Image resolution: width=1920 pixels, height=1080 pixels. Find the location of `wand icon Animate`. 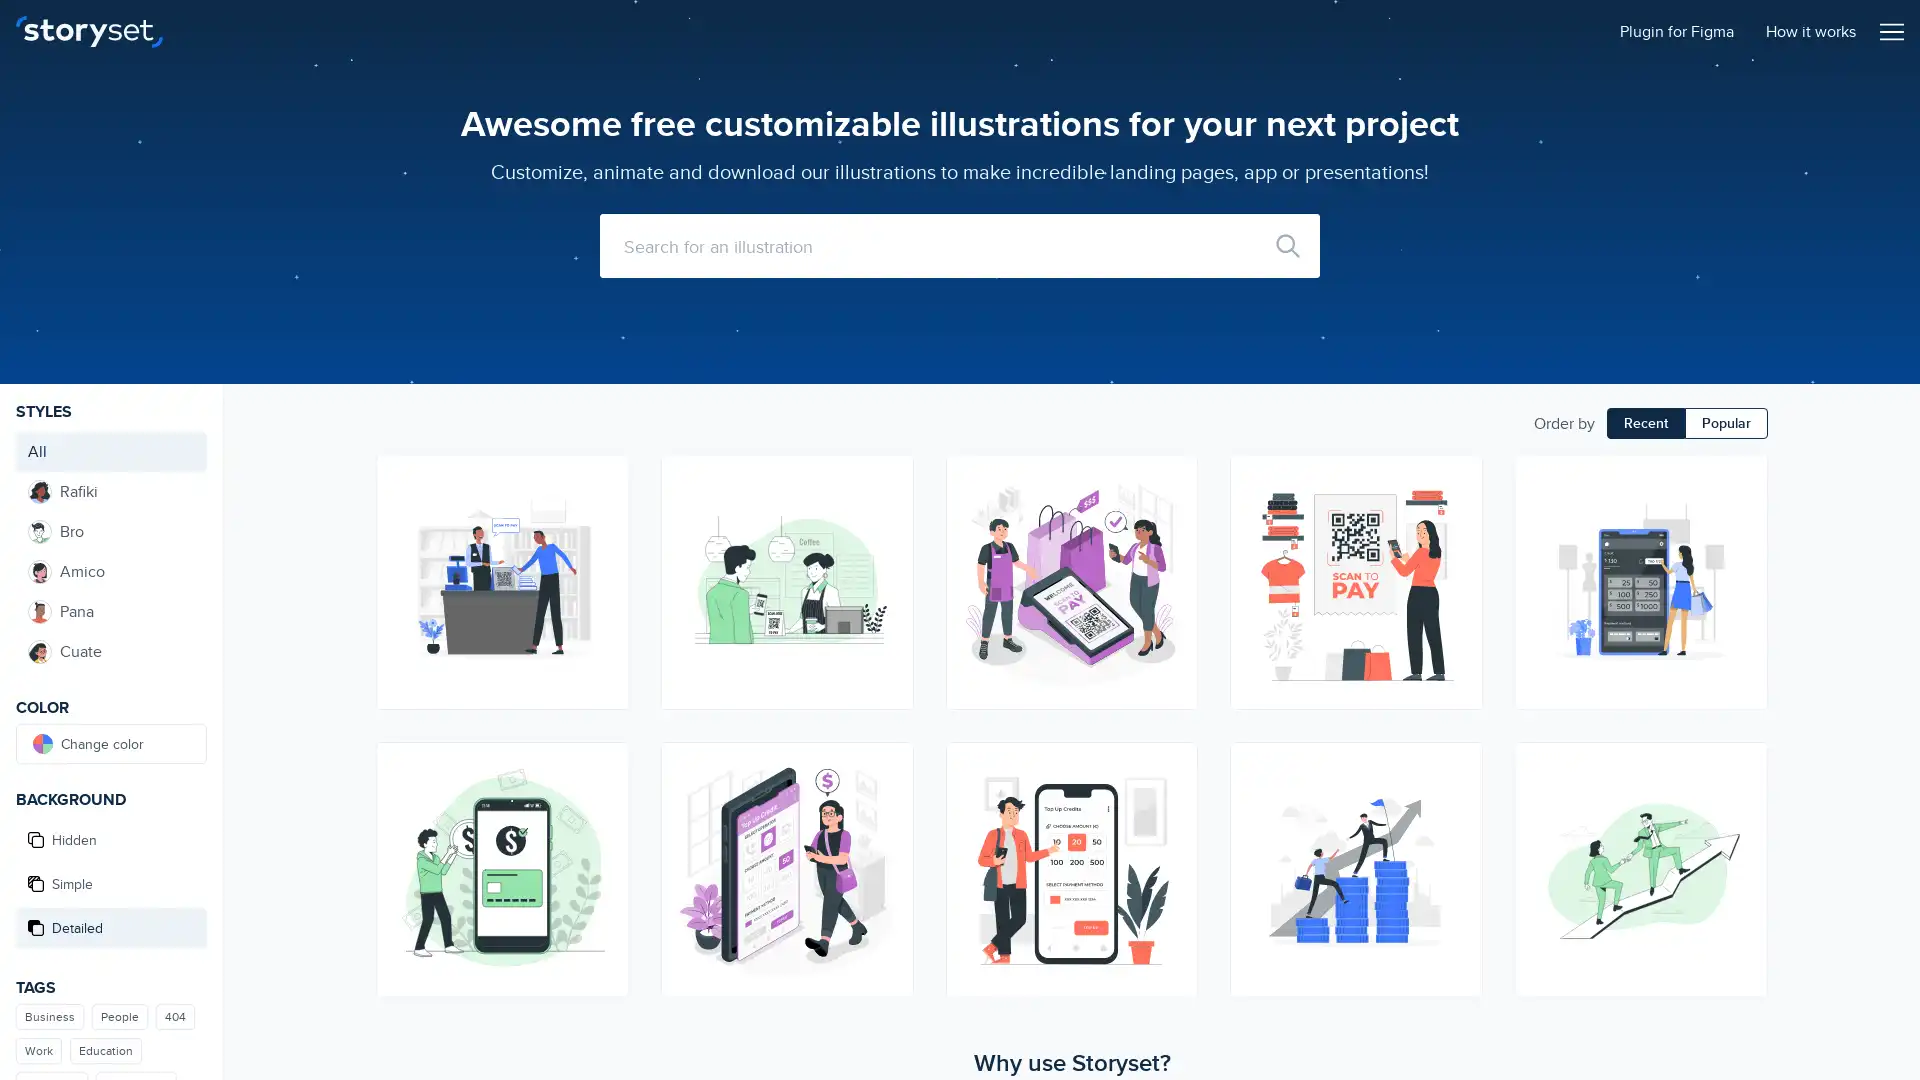

wand icon Animate is located at coordinates (887, 765).